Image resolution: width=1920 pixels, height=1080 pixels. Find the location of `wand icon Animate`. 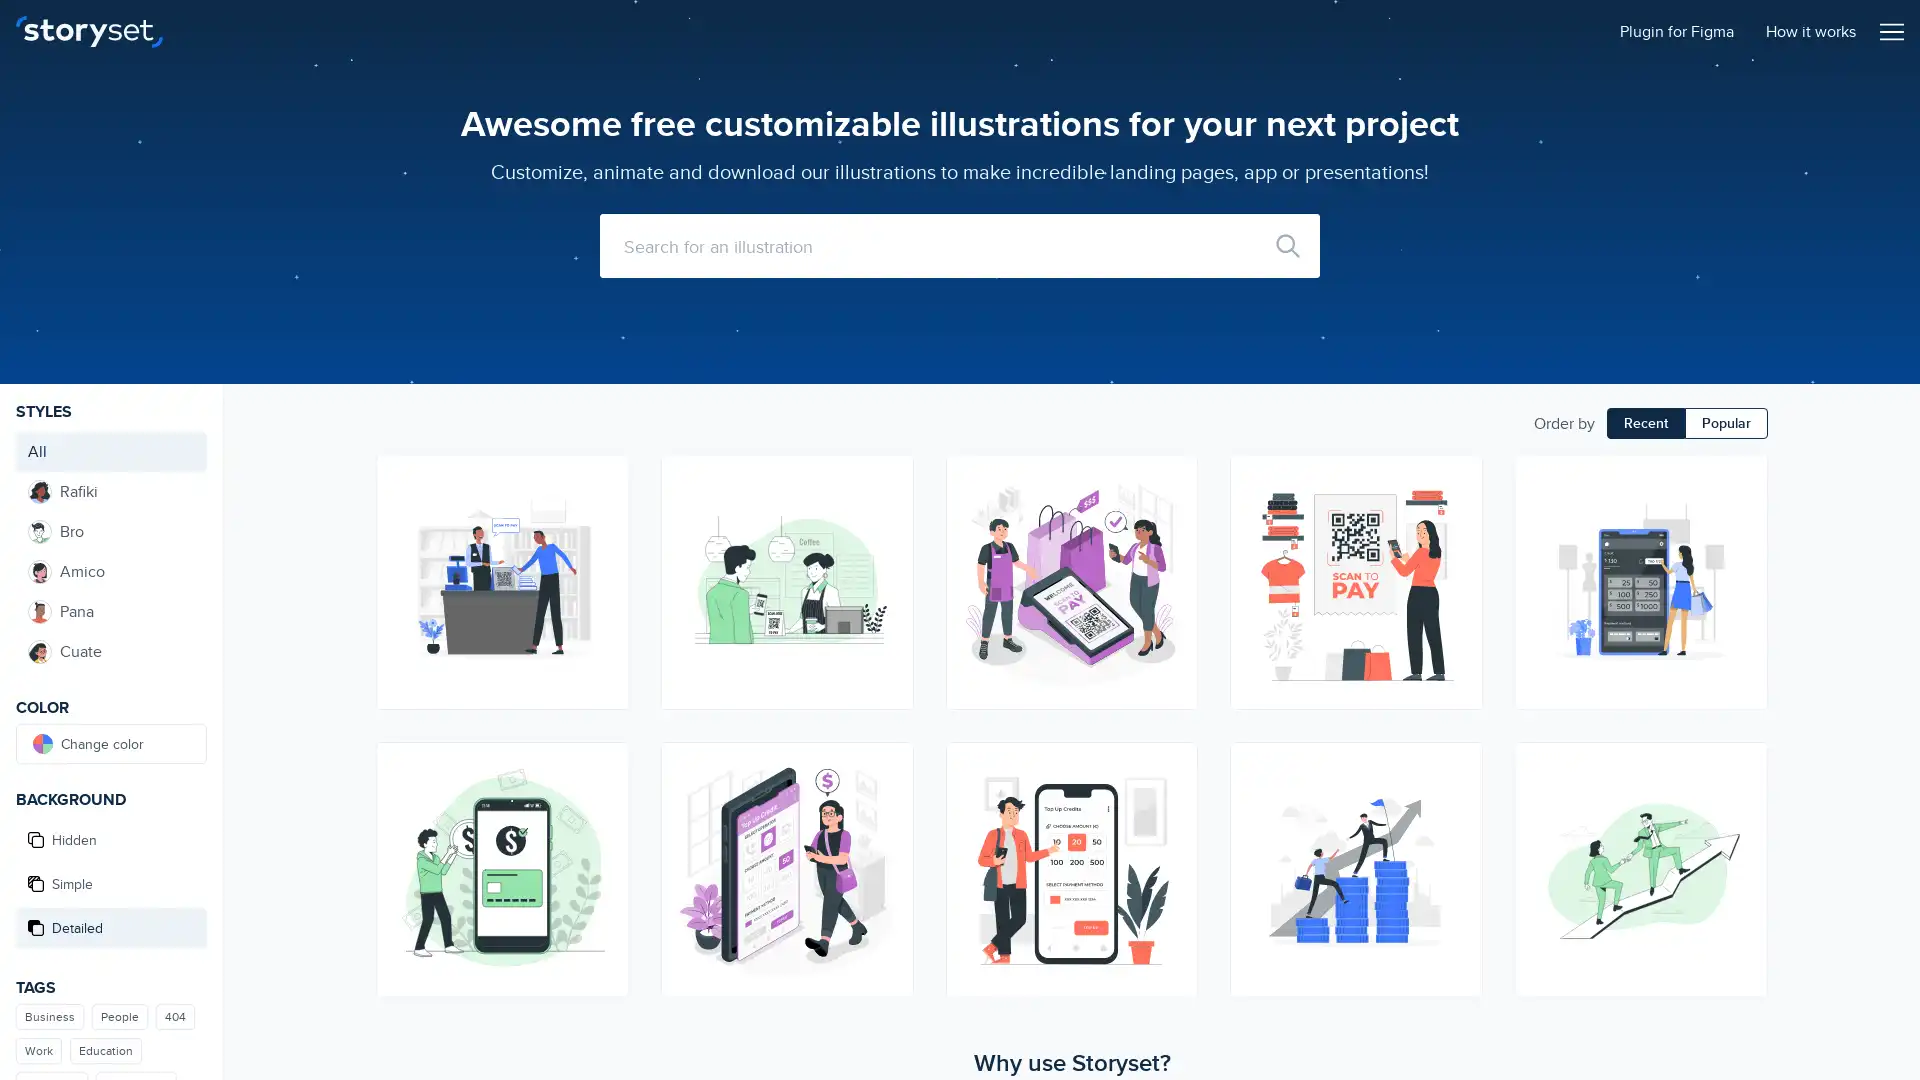

wand icon Animate is located at coordinates (887, 765).